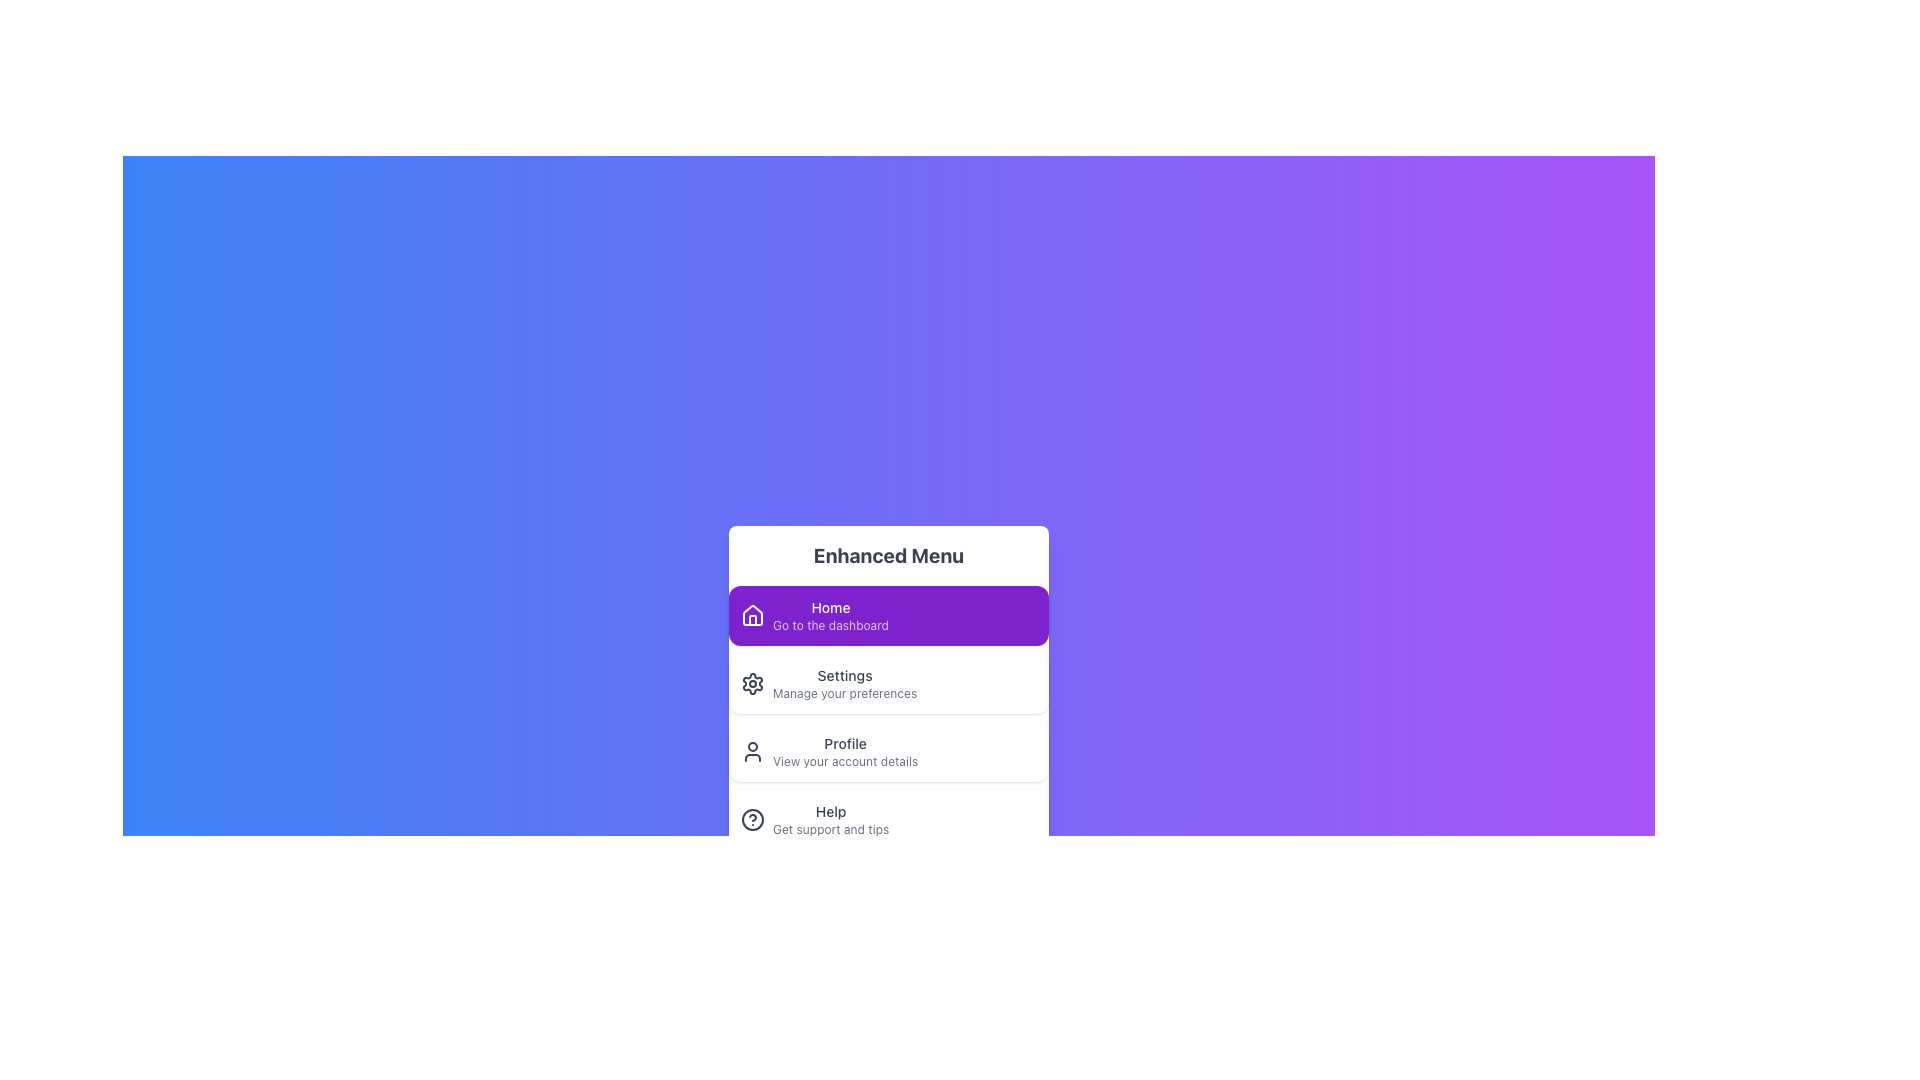 The image size is (1920, 1080). Describe the element at coordinates (752, 820) in the screenshot. I see `the help icon, which is a circular button with a question mark, located in the lower part of the vertical menu next to the 'Help' label` at that location.